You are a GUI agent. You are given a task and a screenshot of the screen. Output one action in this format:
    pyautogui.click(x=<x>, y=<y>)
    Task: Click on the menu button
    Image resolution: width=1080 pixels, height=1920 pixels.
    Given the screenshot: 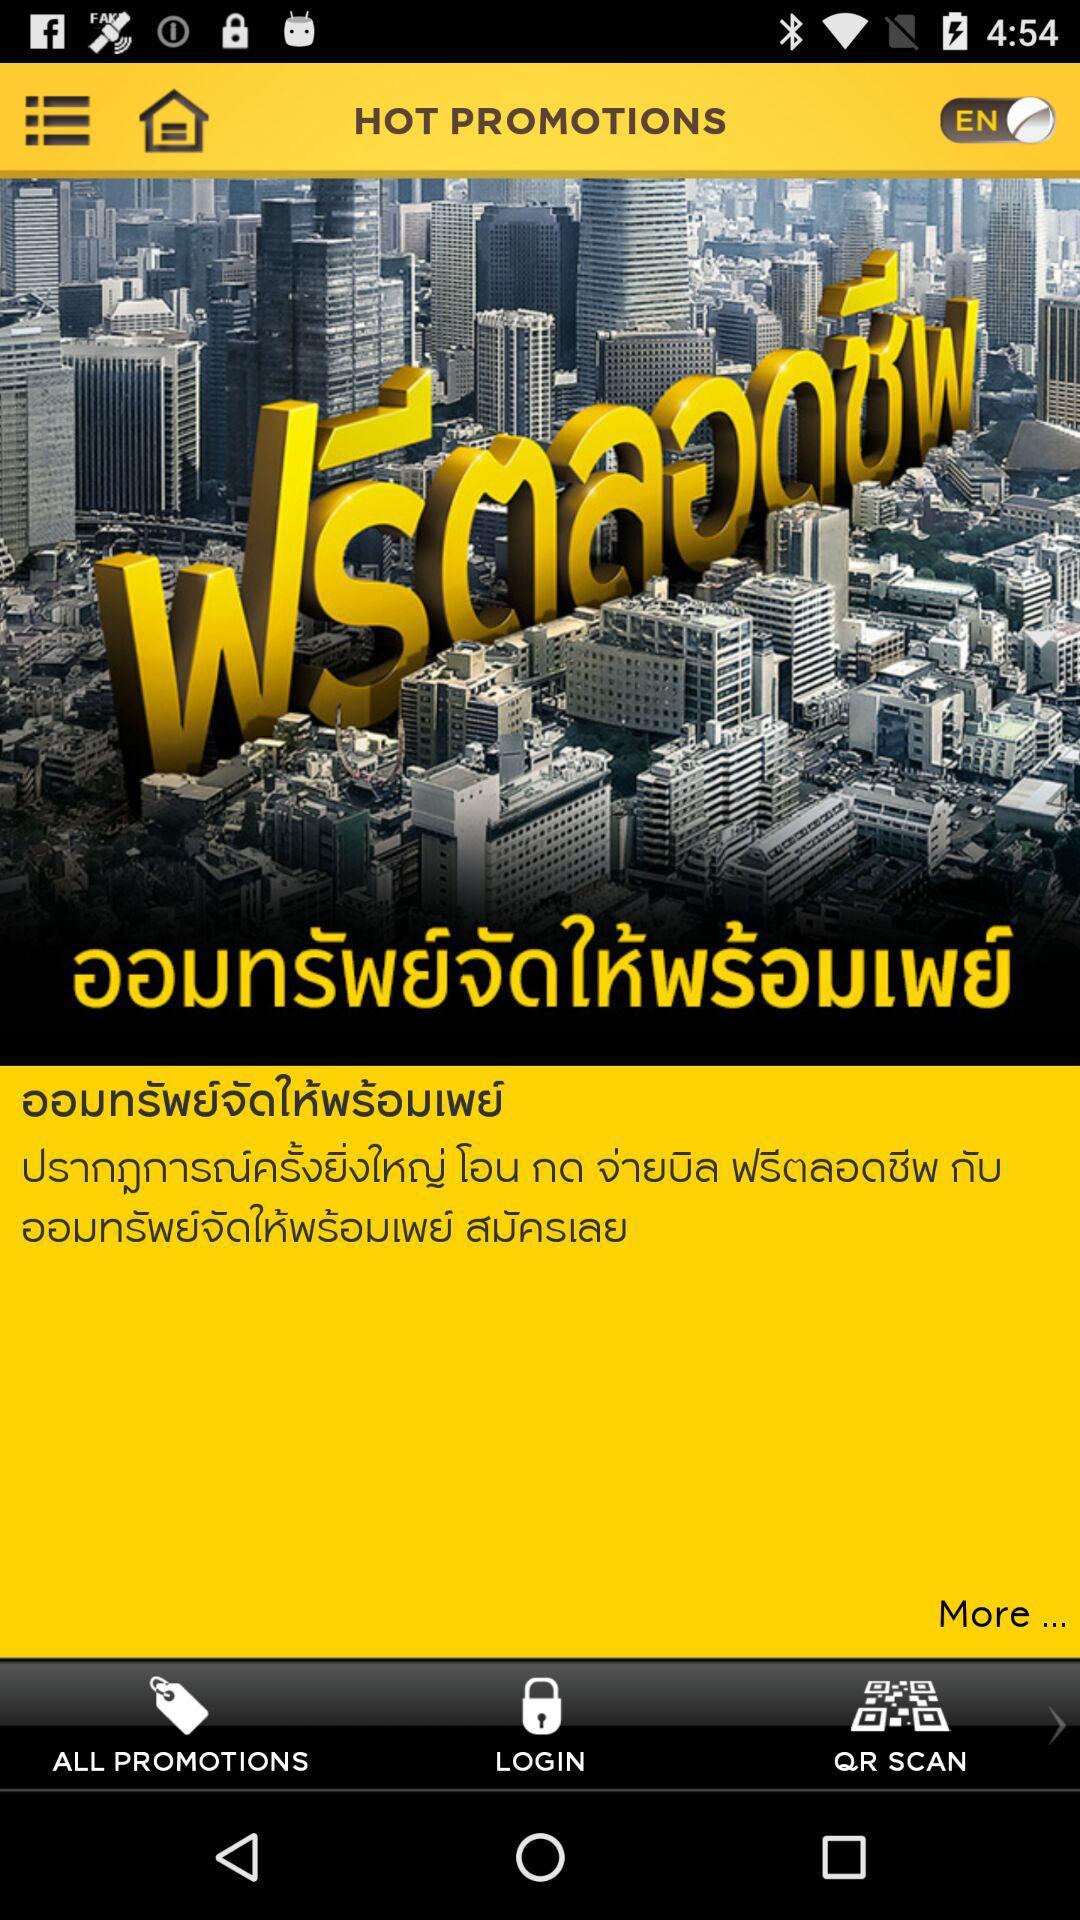 What is the action you would take?
    pyautogui.click(x=56, y=119)
    